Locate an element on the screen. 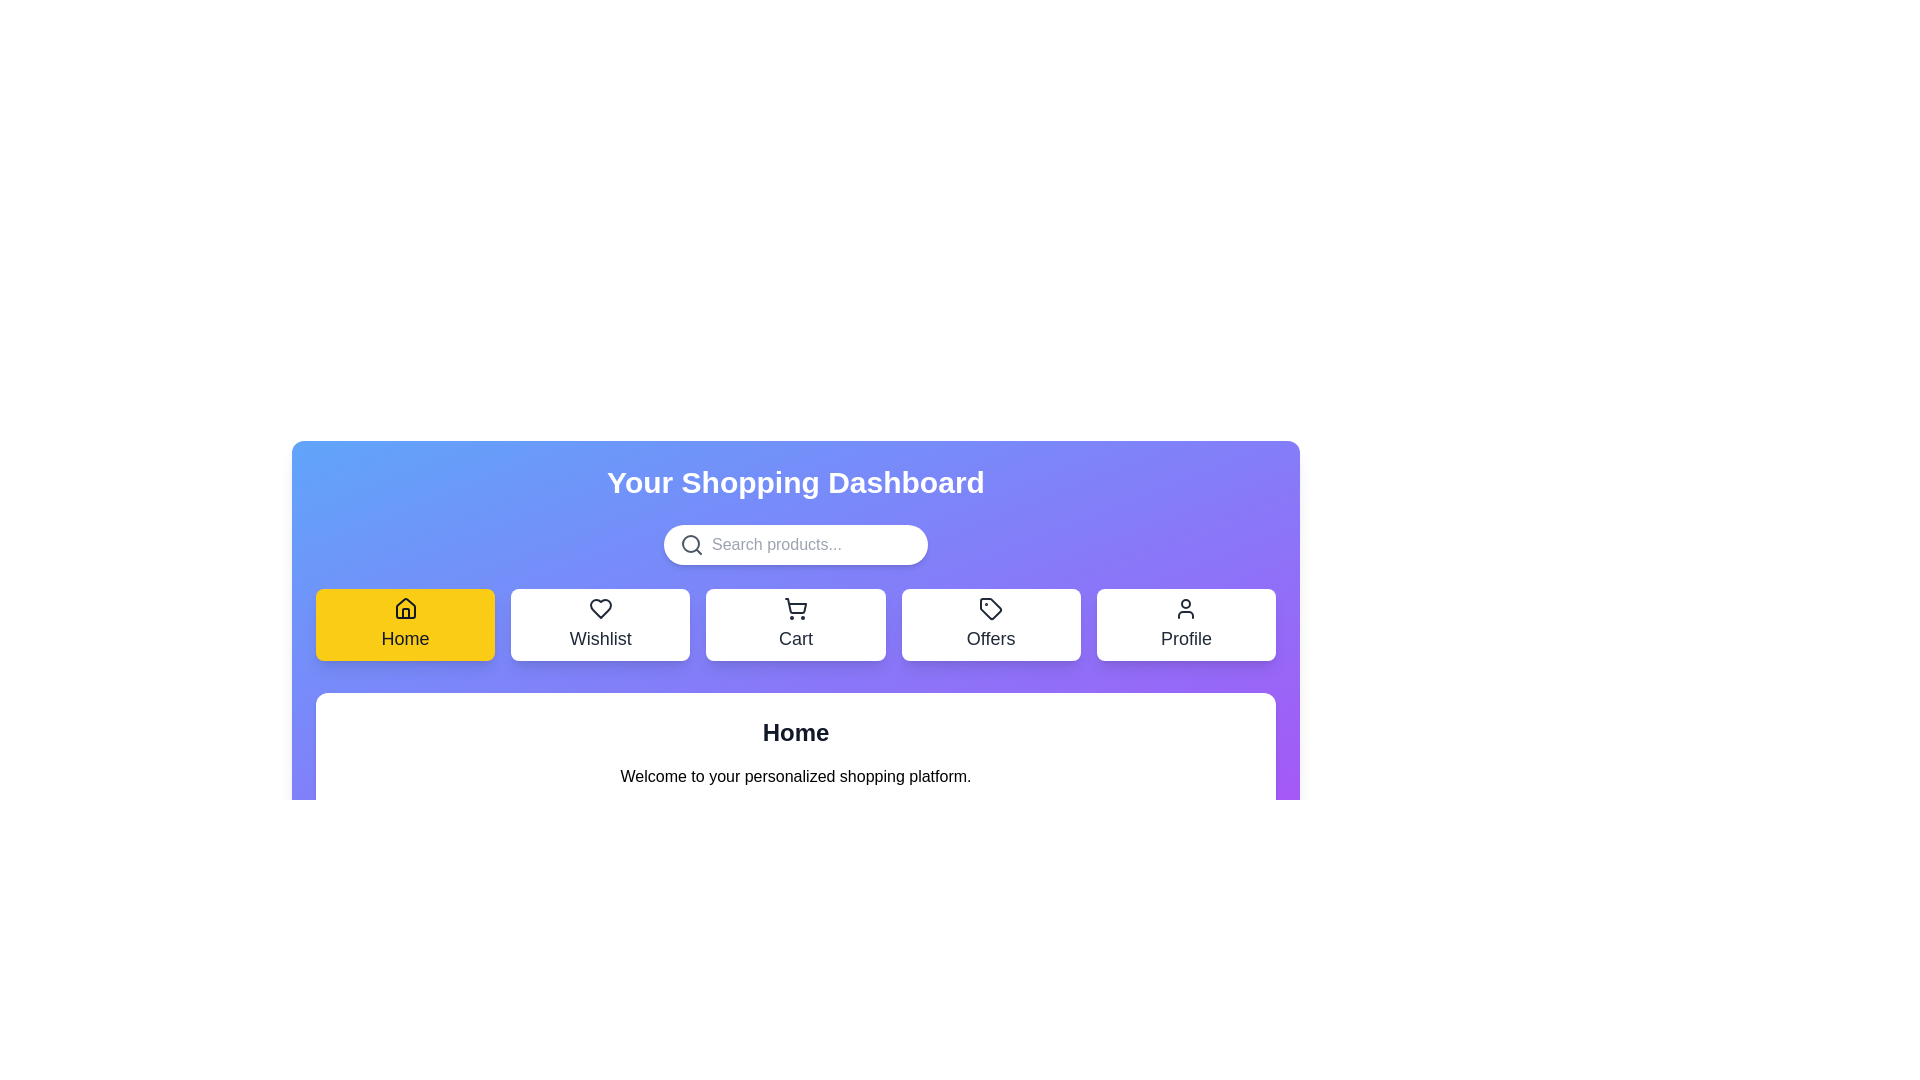 The width and height of the screenshot is (1920, 1080). the search icon located at the left of the search bar is located at coordinates (691, 544).